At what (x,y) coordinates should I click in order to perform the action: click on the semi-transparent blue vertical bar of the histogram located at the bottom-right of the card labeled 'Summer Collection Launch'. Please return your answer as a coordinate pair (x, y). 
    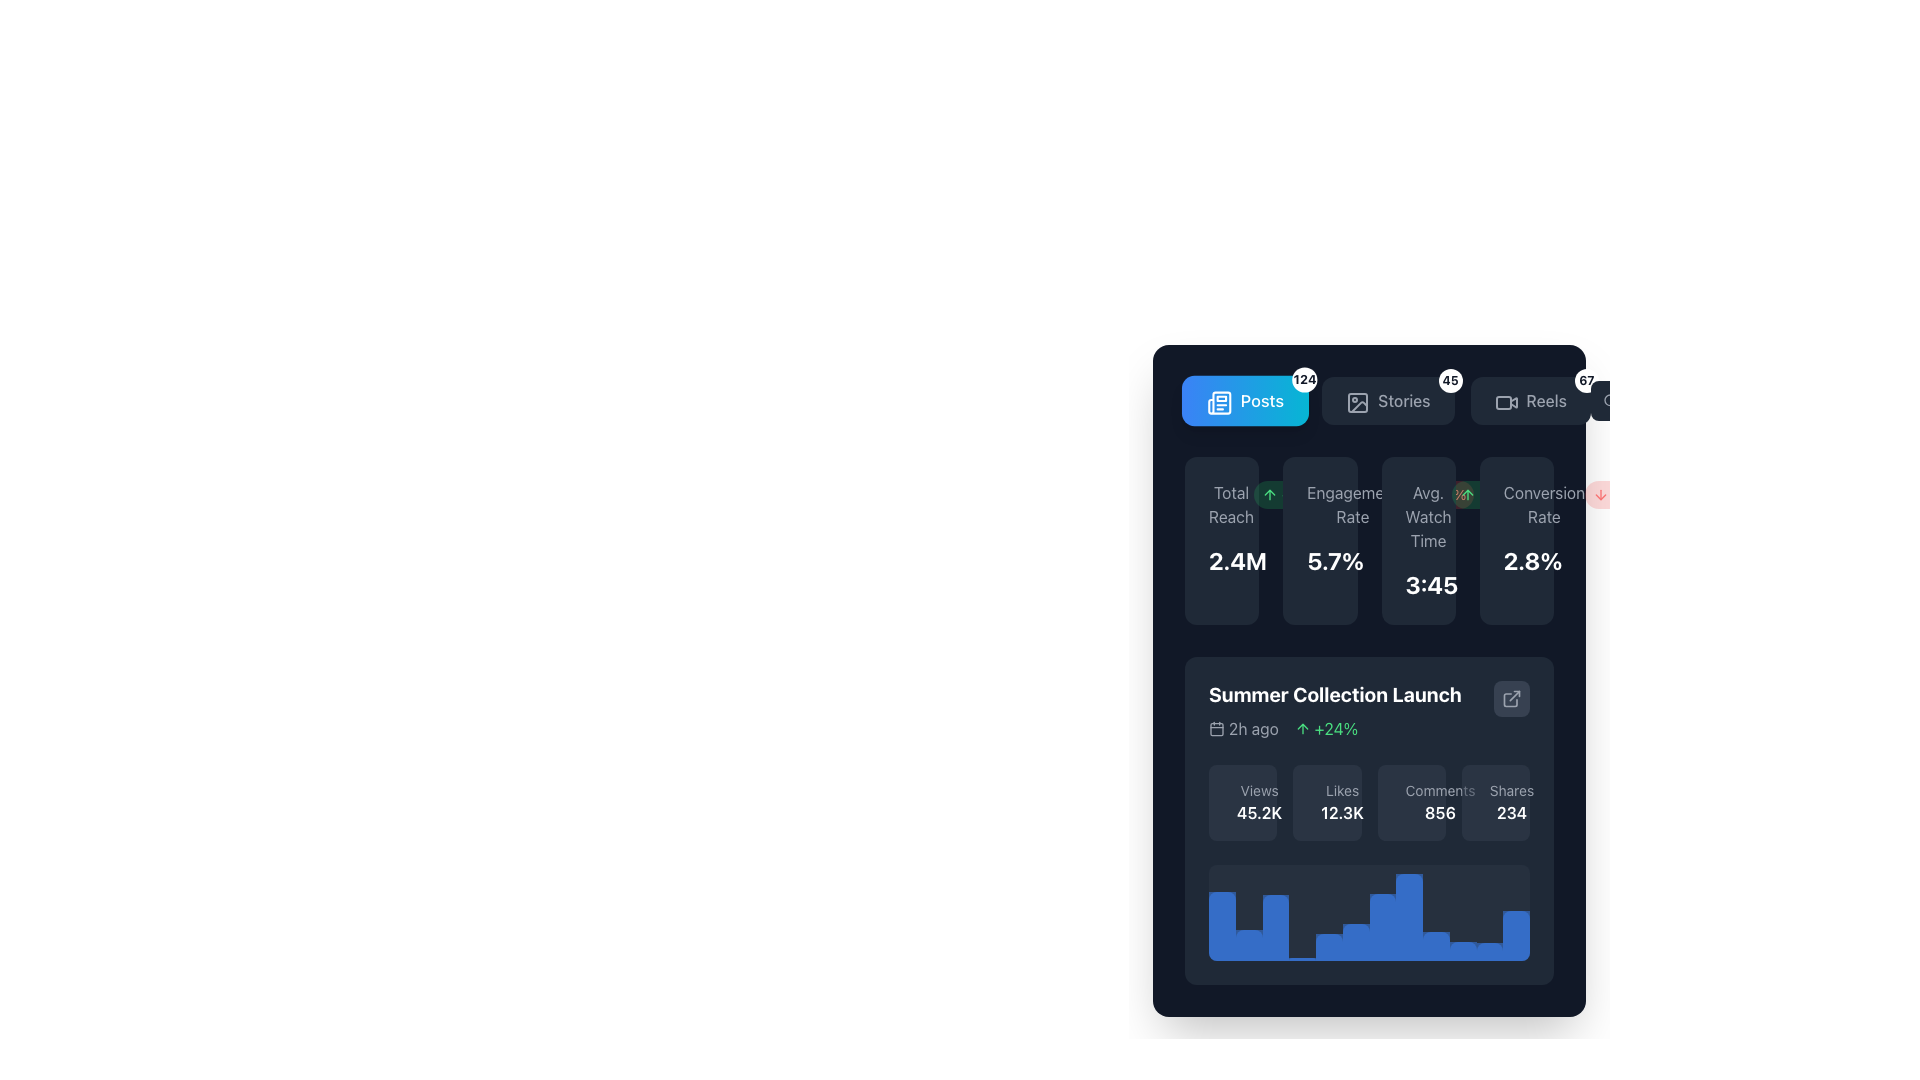
    Looking at the image, I should click on (1489, 950).